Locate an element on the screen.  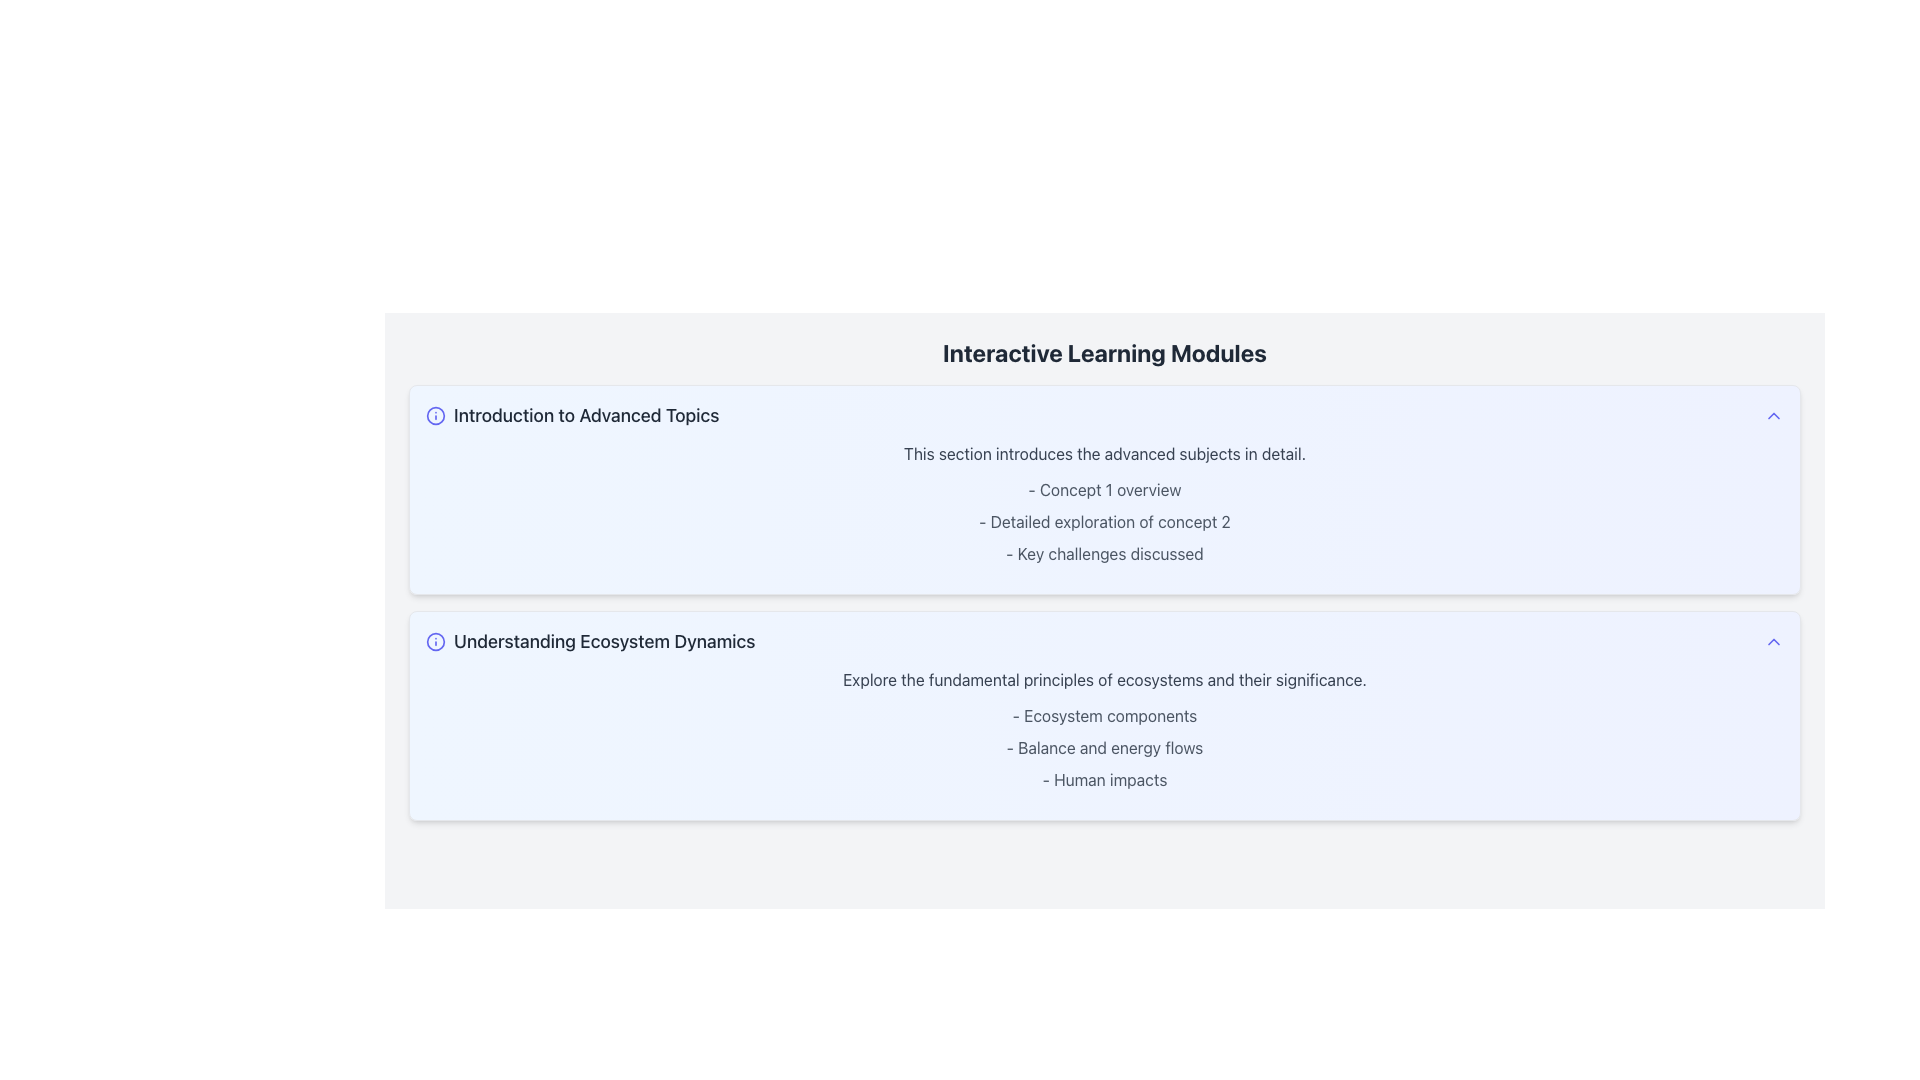
the second item in the vertical list of bullet points, which indicates a specific concept or topic under an educational module, positioned below 'Ecosystem components' and above 'Human impacts' is located at coordinates (1103, 748).